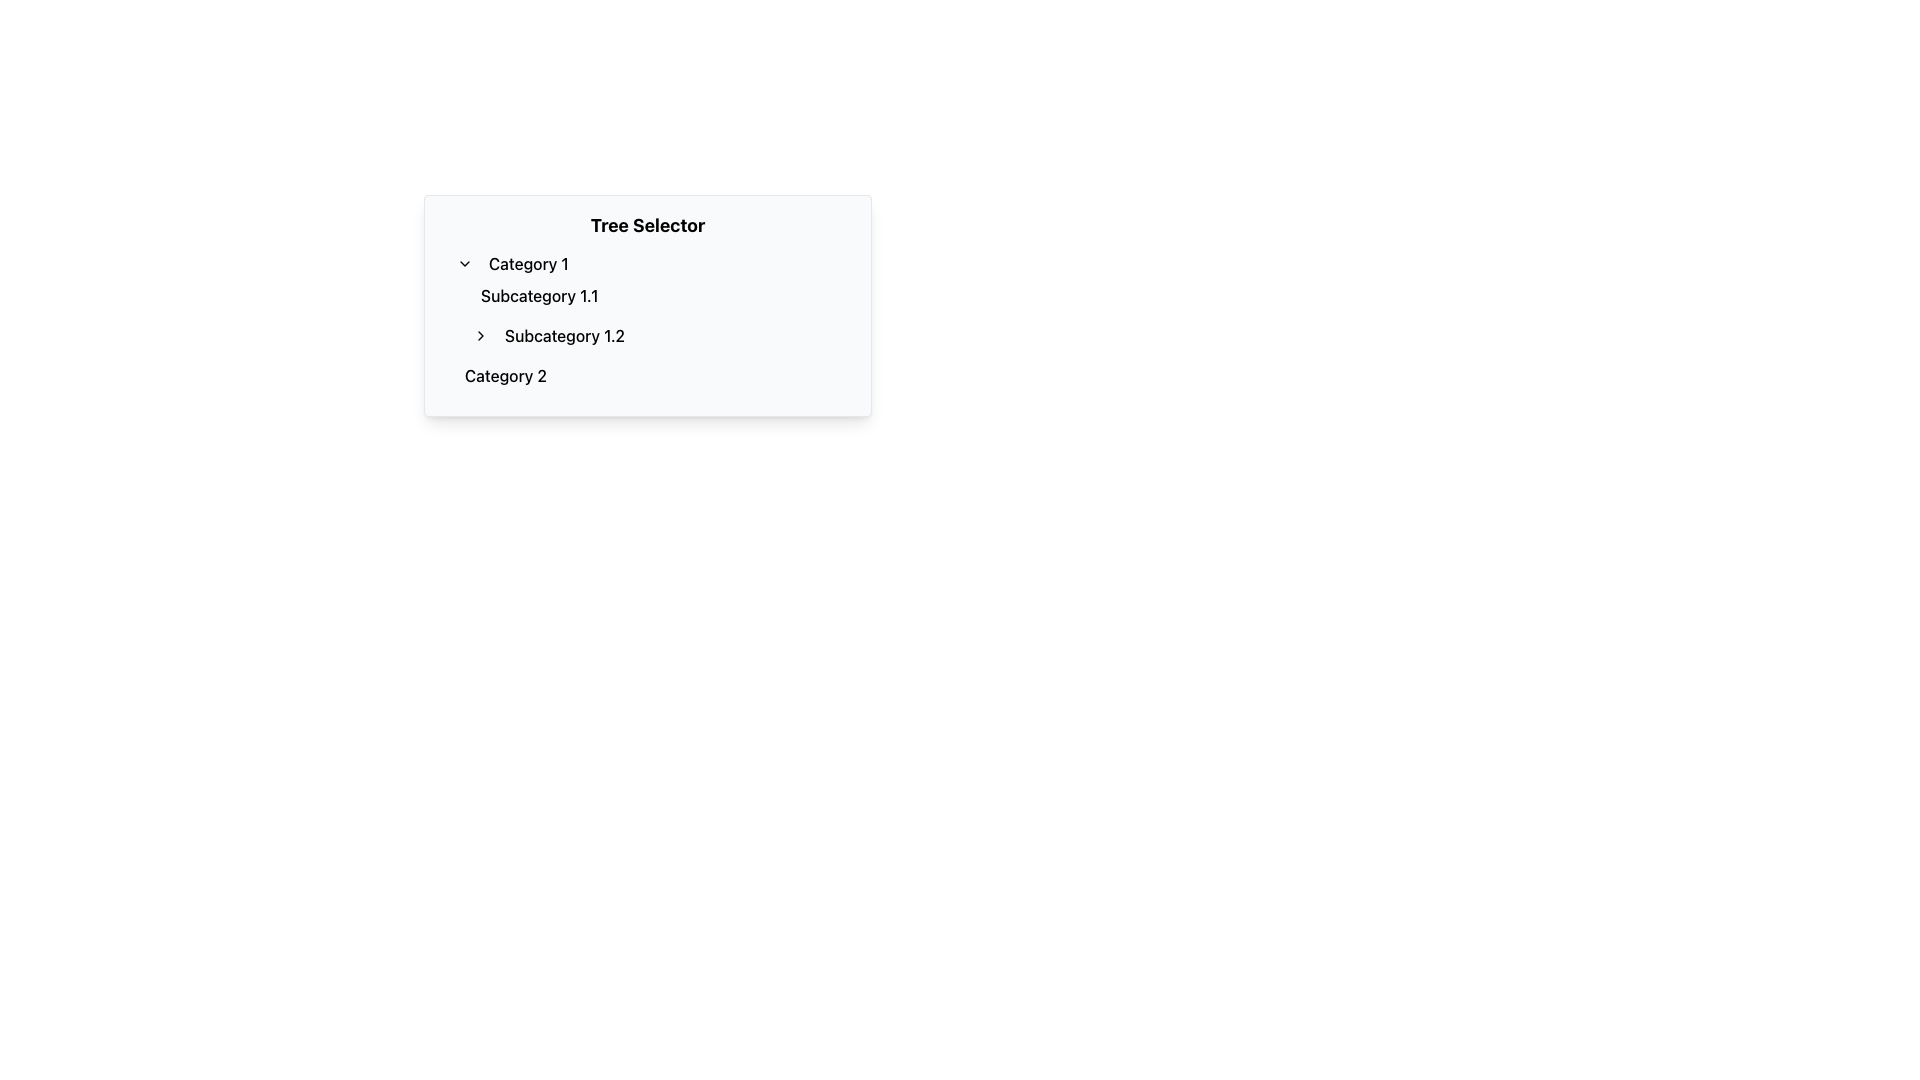  Describe the element at coordinates (564, 334) in the screenshot. I see `the clickable text link for 'Subcategory 1.2' located in the middle of the list layout under 'Tree Selector', positioned below 'Subcategory 1.1'` at that location.